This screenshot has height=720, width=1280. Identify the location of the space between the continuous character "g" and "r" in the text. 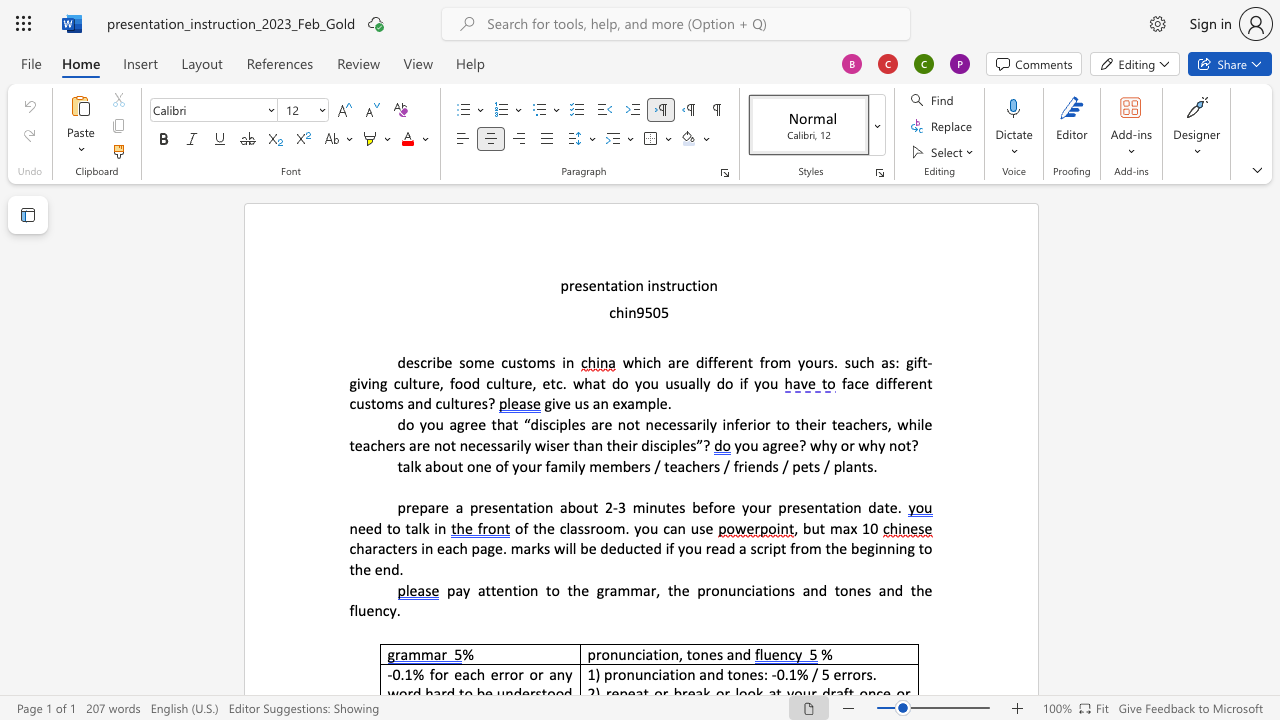
(463, 423).